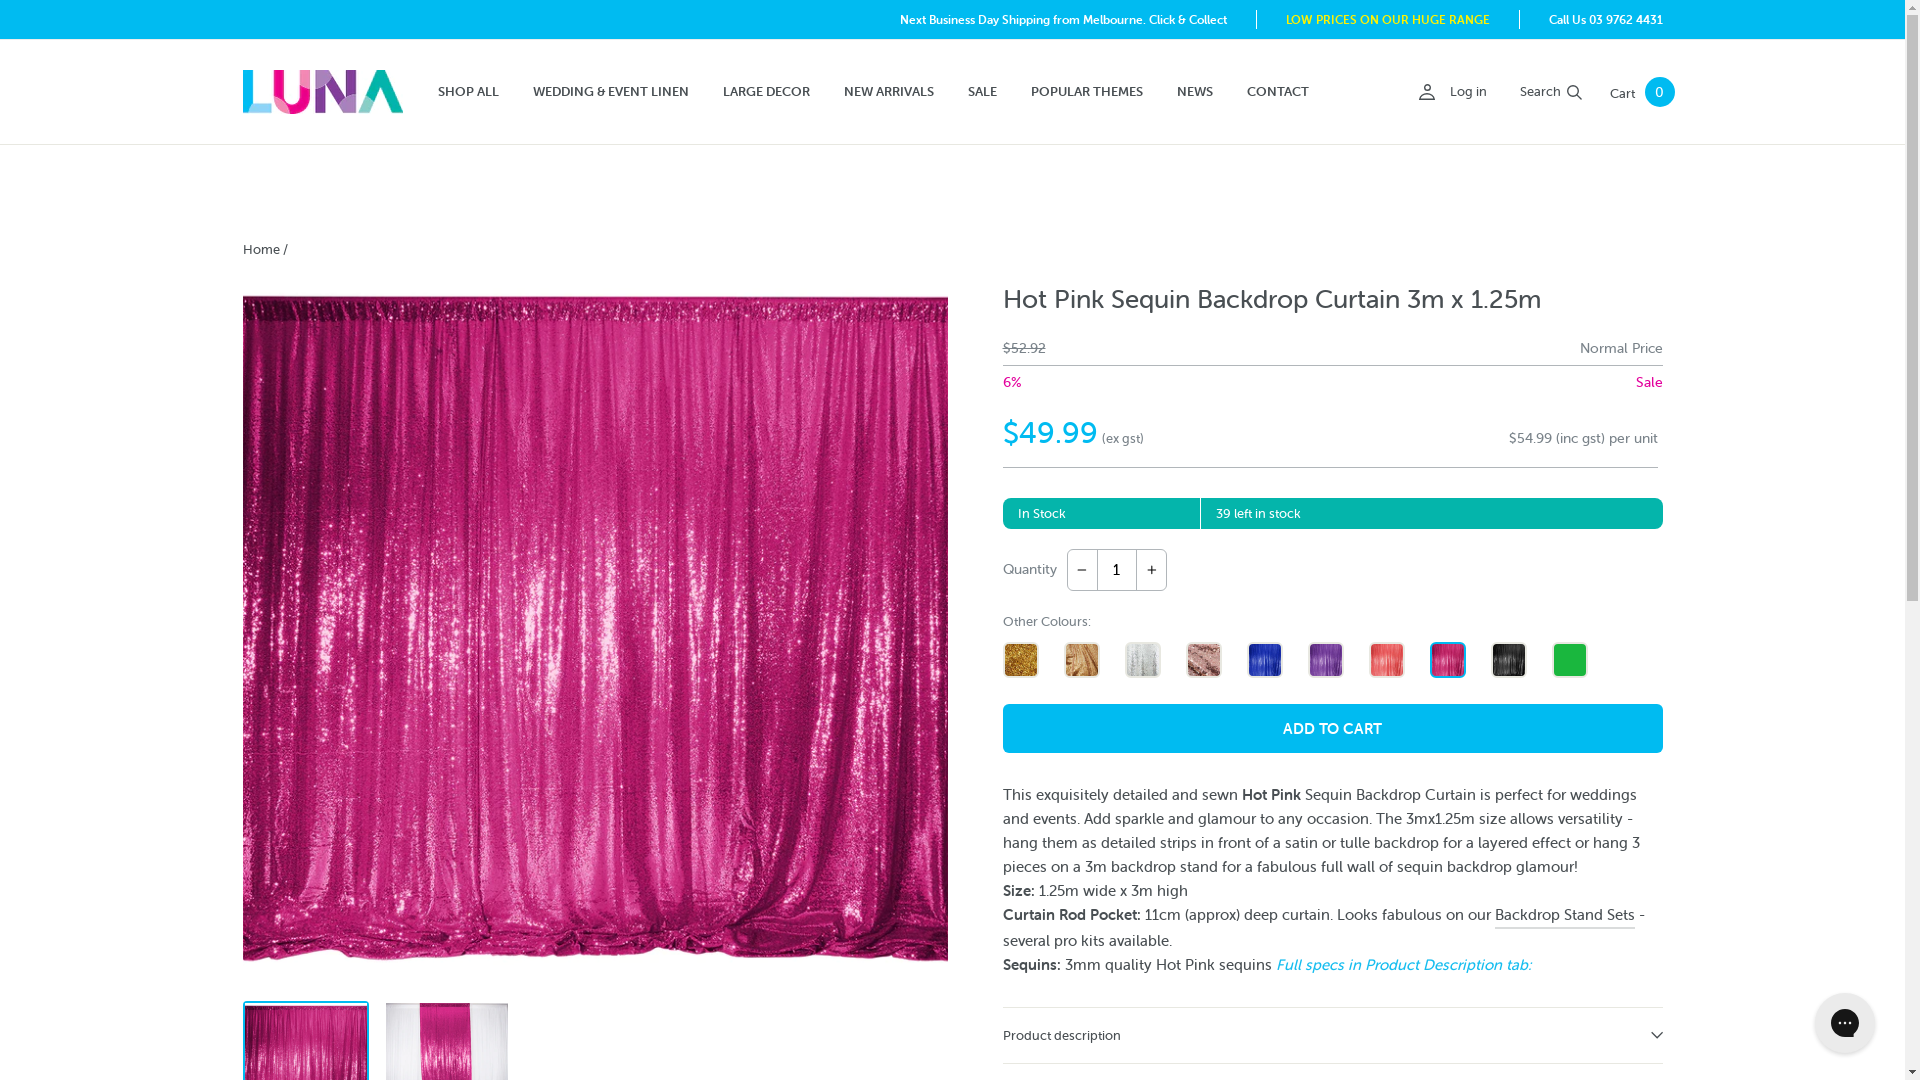 The image size is (1920, 1080). Describe the element at coordinates (1062, 19) in the screenshot. I see `'Next Business Day Shipping from Melbourne. Click & Collect'` at that location.